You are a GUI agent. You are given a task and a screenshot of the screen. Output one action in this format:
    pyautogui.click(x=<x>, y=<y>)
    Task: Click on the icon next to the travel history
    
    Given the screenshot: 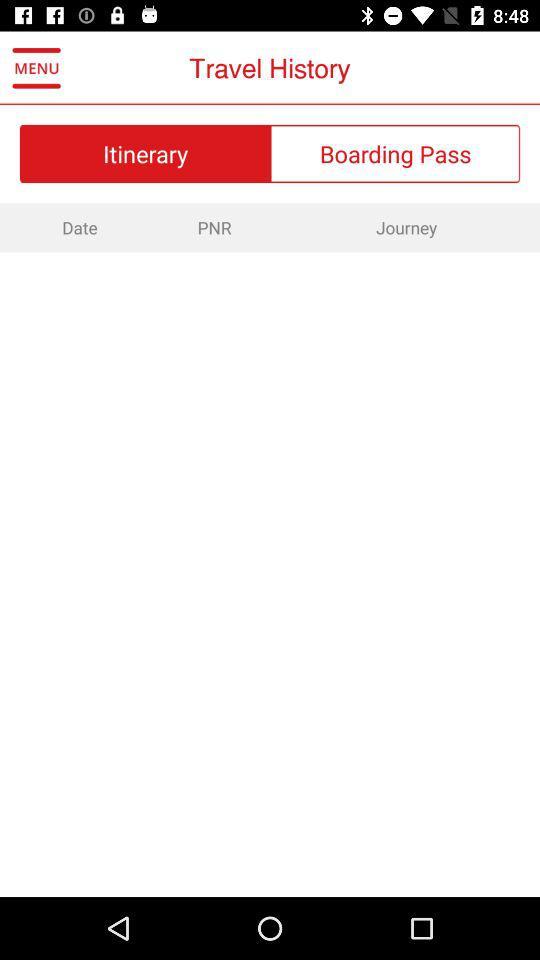 What is the action you would take?
    pyautogui.click(x=36, y=68)
    